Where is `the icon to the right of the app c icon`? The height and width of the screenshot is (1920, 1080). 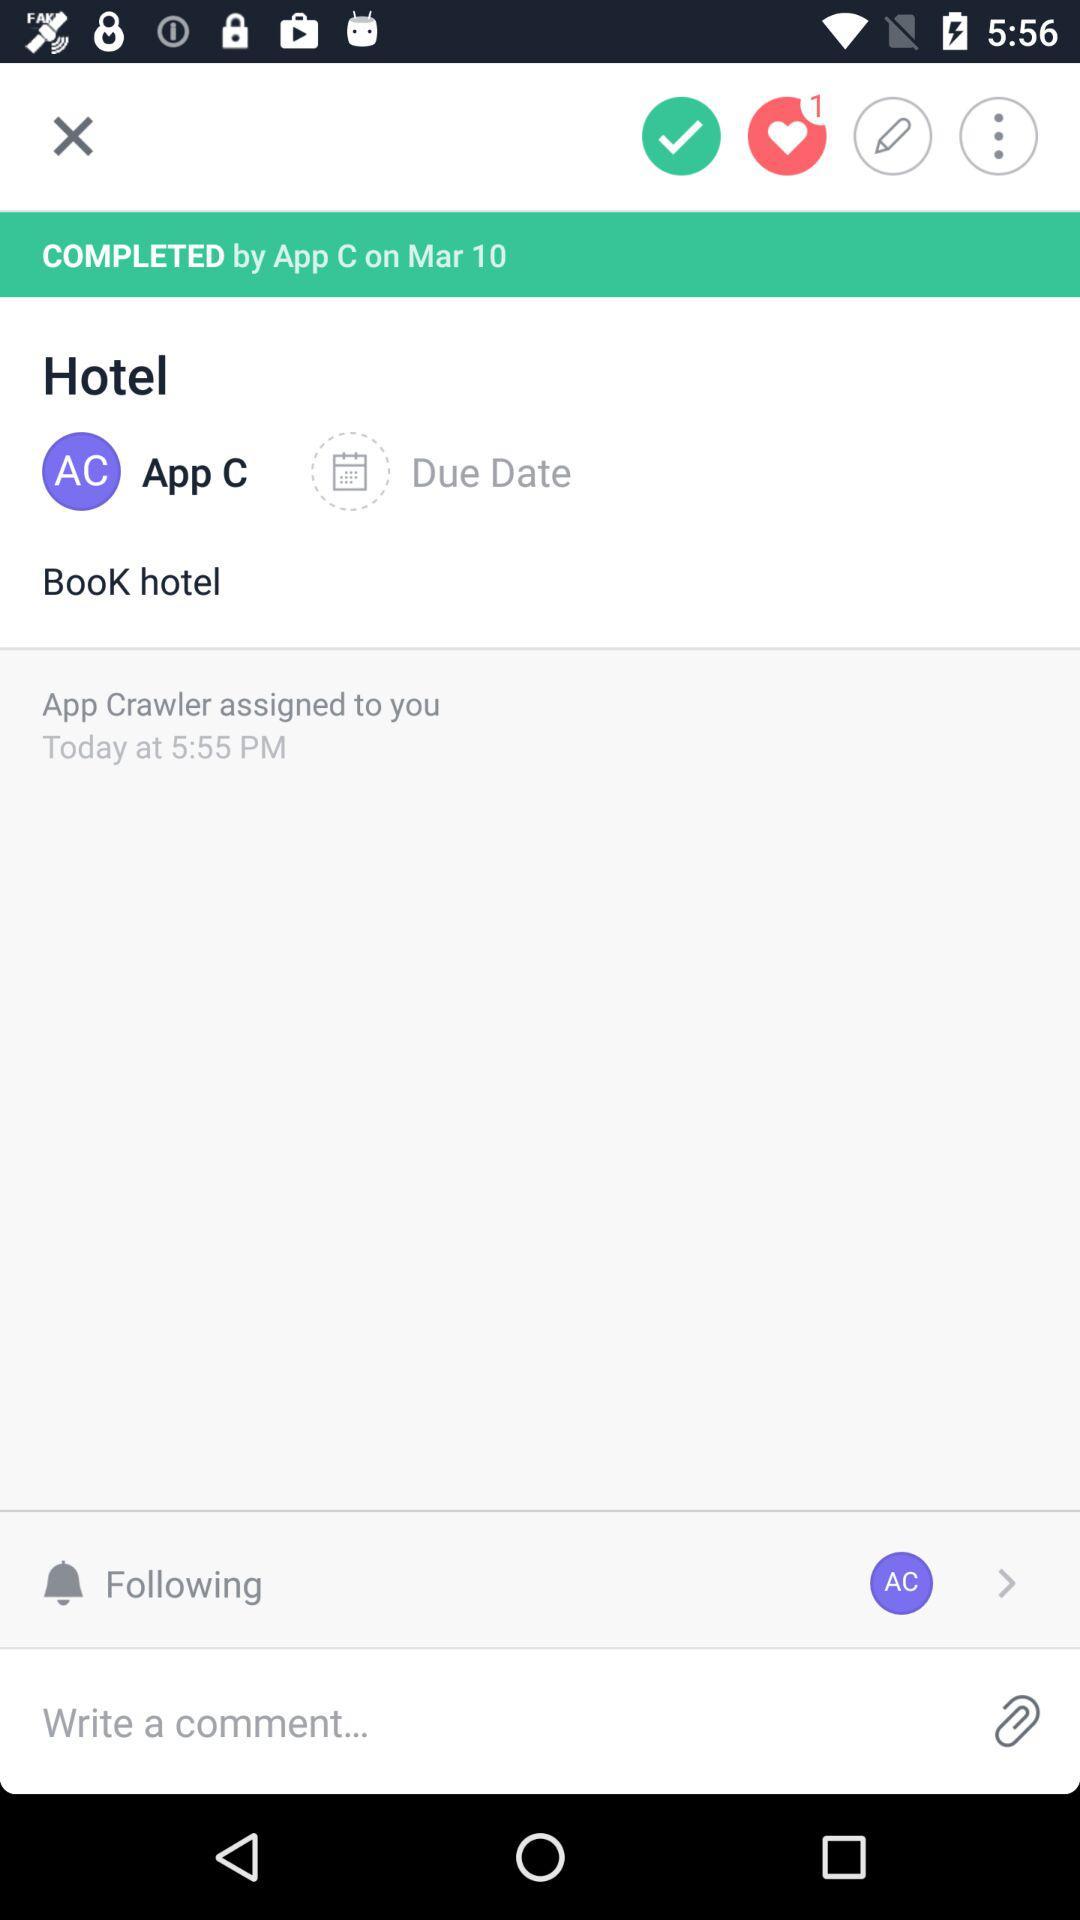
the icon to the right of the app c icon is located at coordinates (440, 470).